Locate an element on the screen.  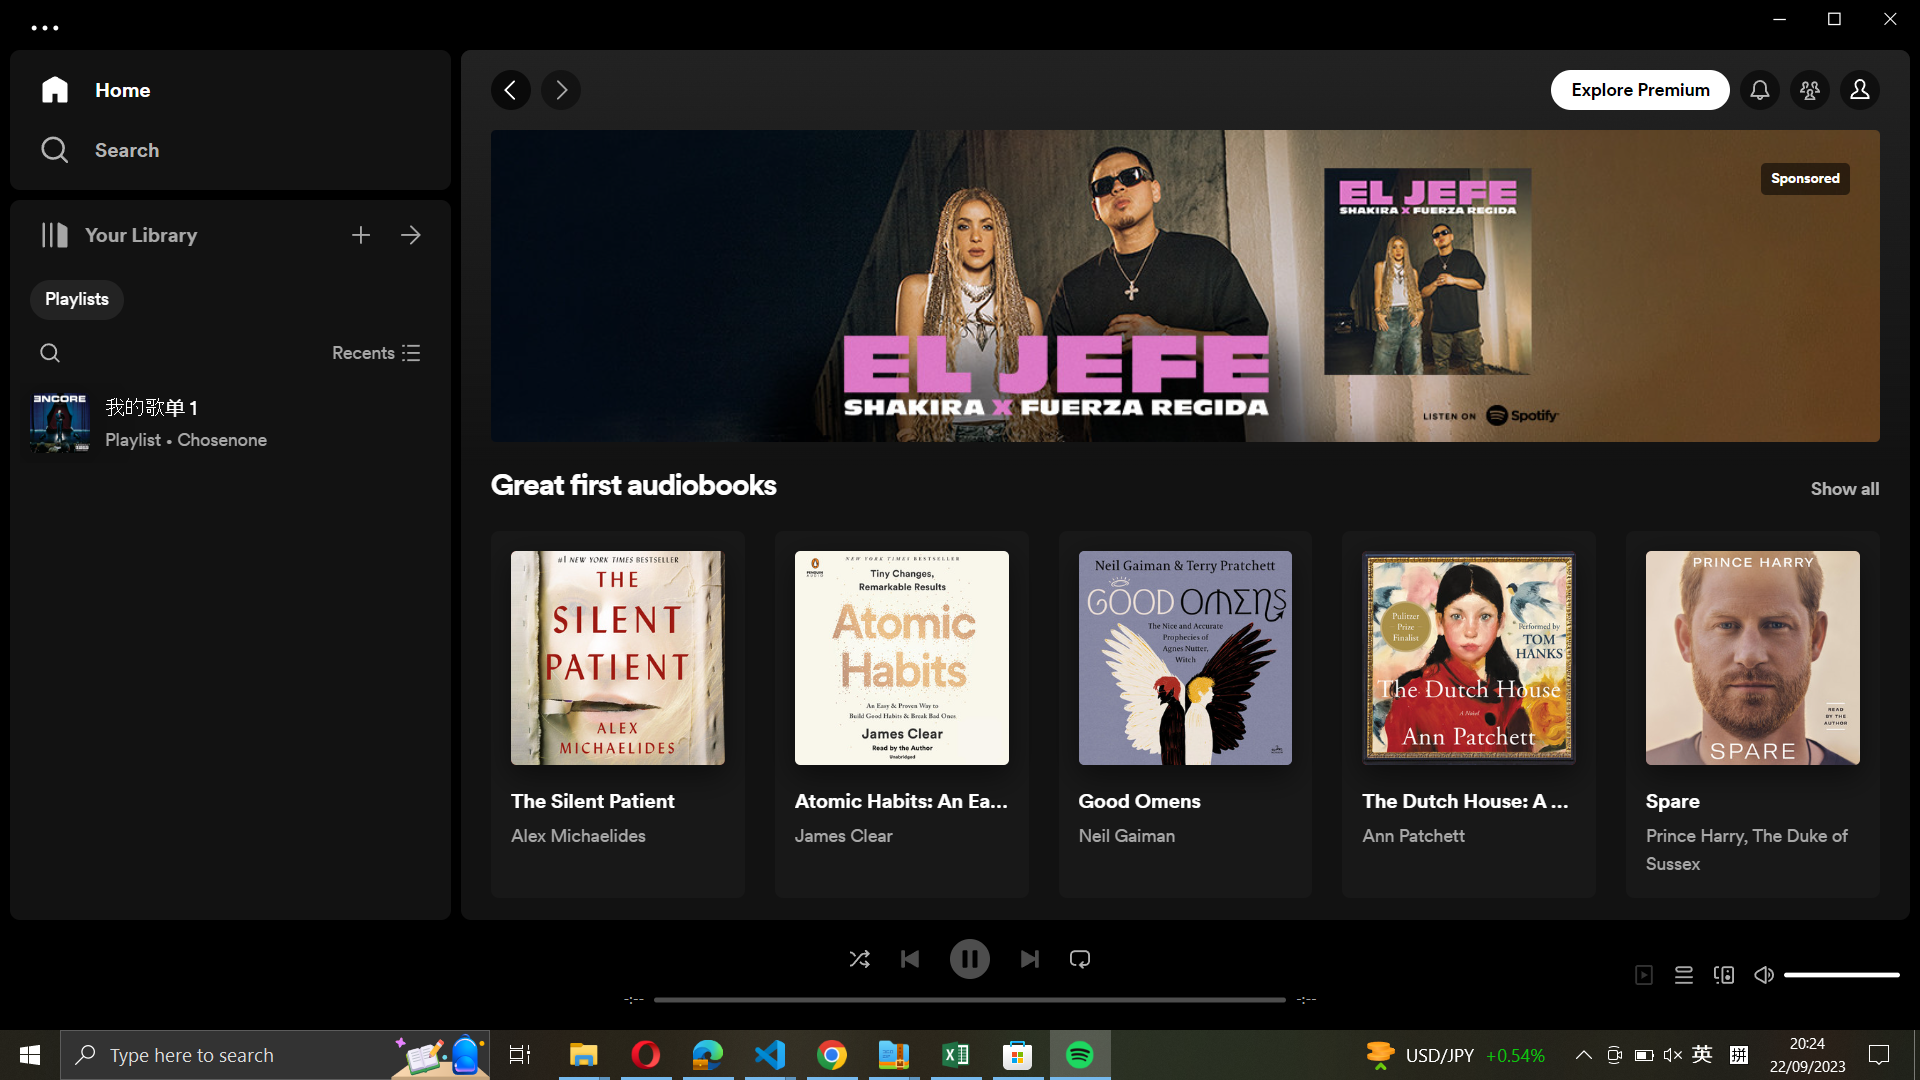
Add the "Silent Patient" audiobook to your personal e-library is located at coordinates (616, 714).